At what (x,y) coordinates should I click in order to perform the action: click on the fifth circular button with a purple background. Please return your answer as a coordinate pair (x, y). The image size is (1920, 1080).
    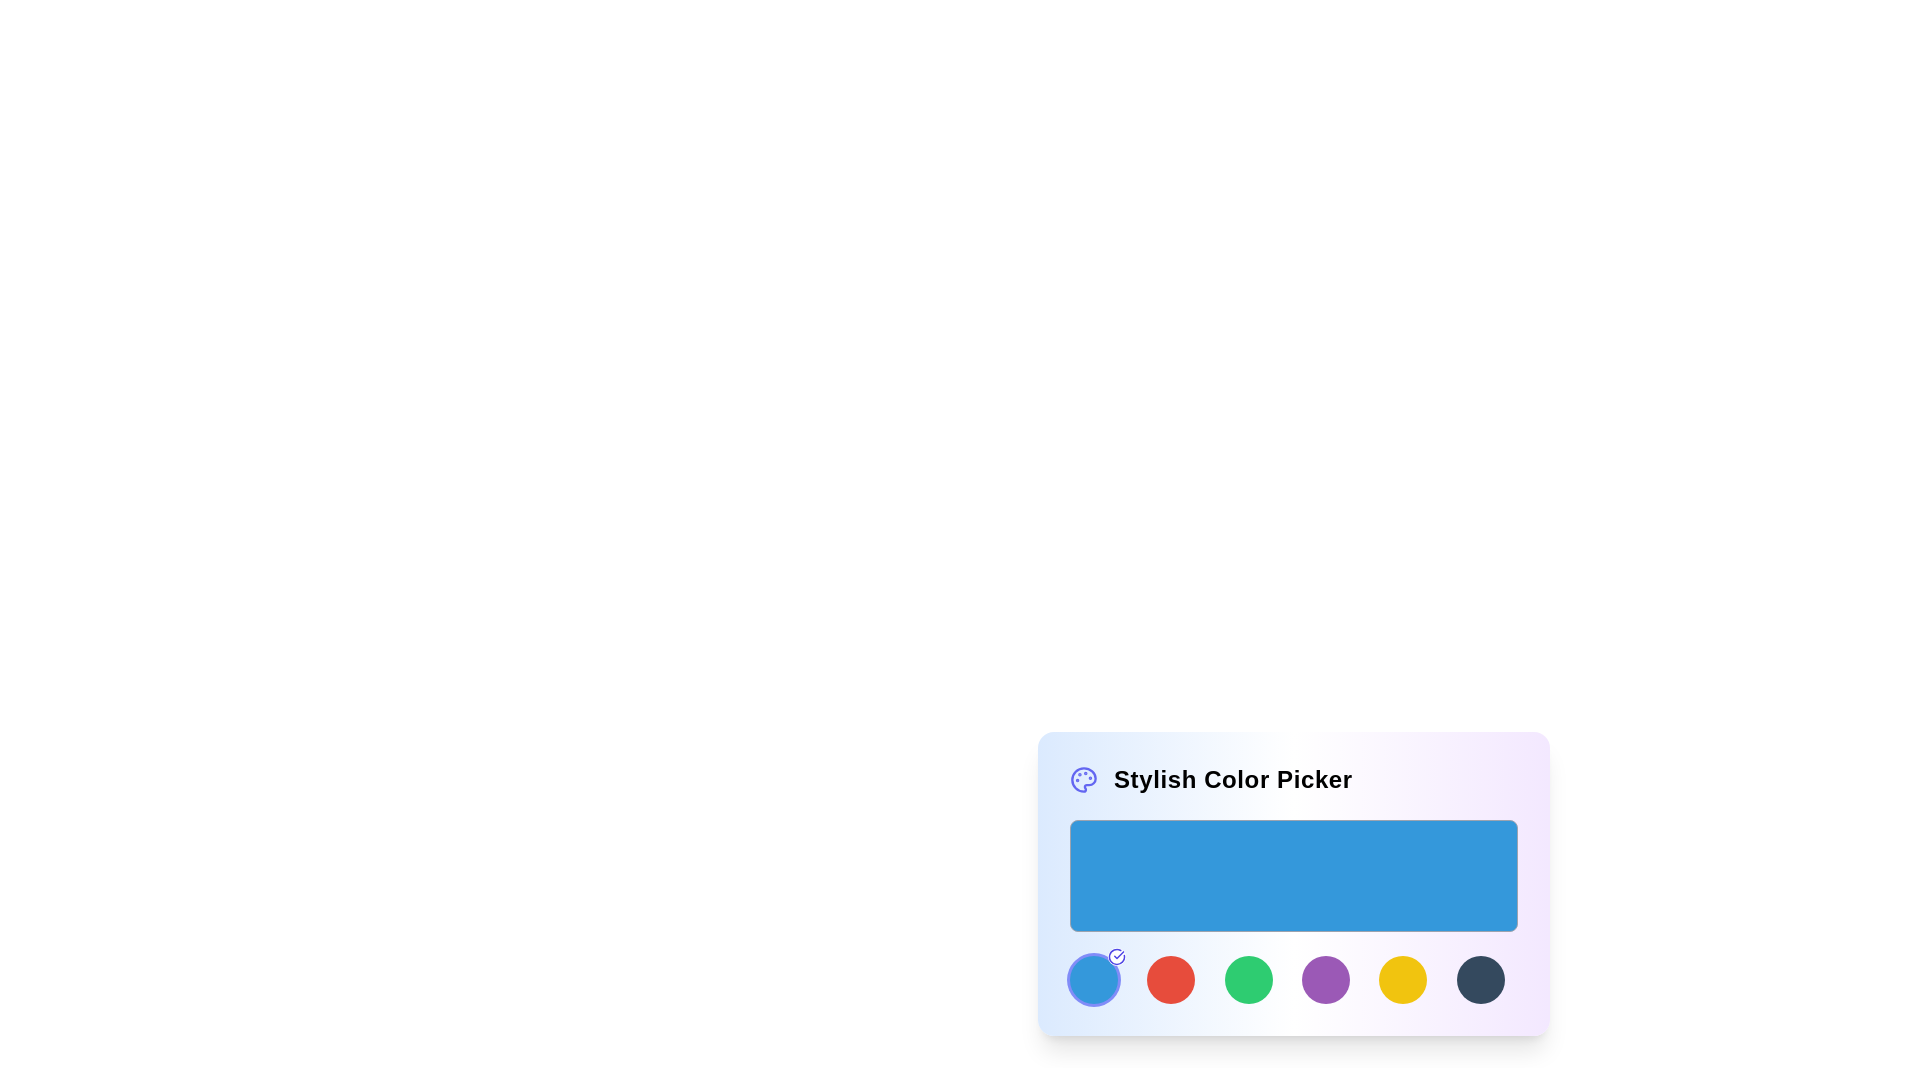
    Looking at the image, I should click on (1325, 978).